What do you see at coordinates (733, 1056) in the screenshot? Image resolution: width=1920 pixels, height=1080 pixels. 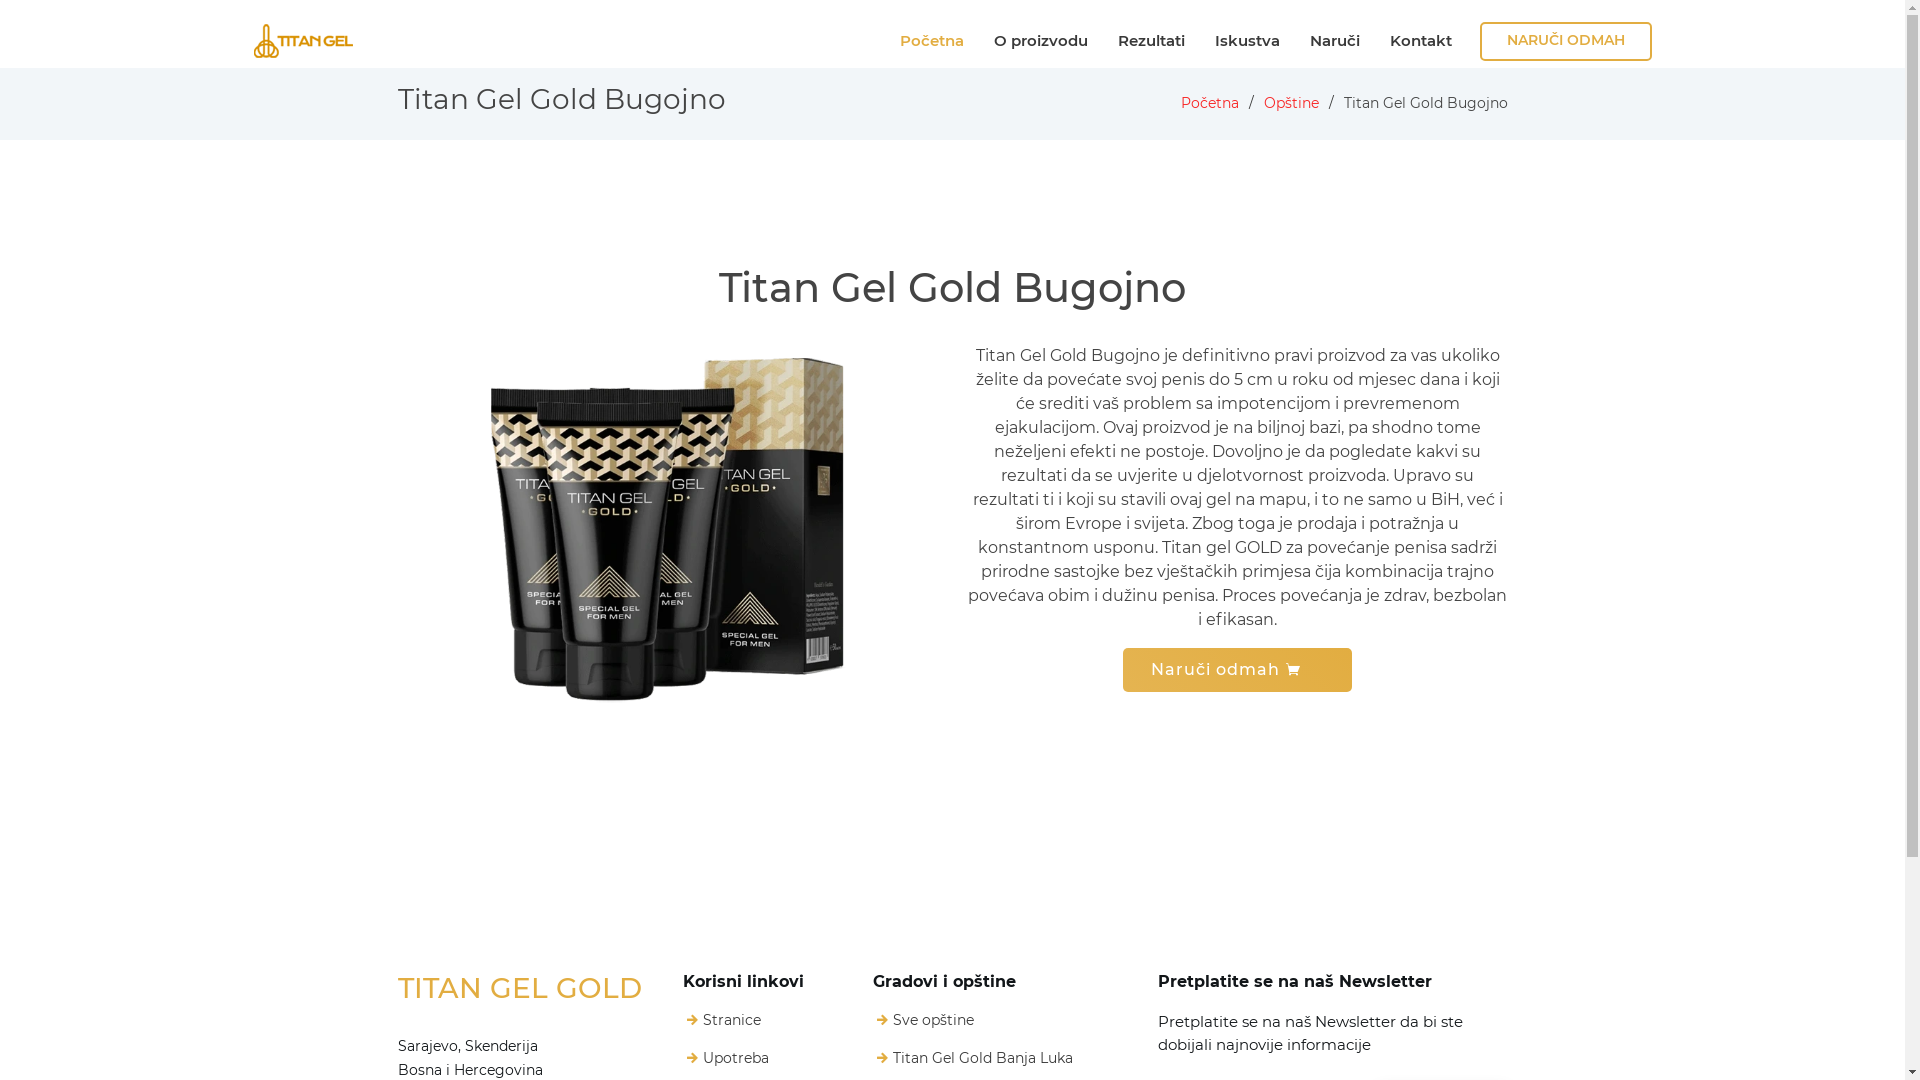 I see `'Upotreba'` at bounding box center [733, 1056].